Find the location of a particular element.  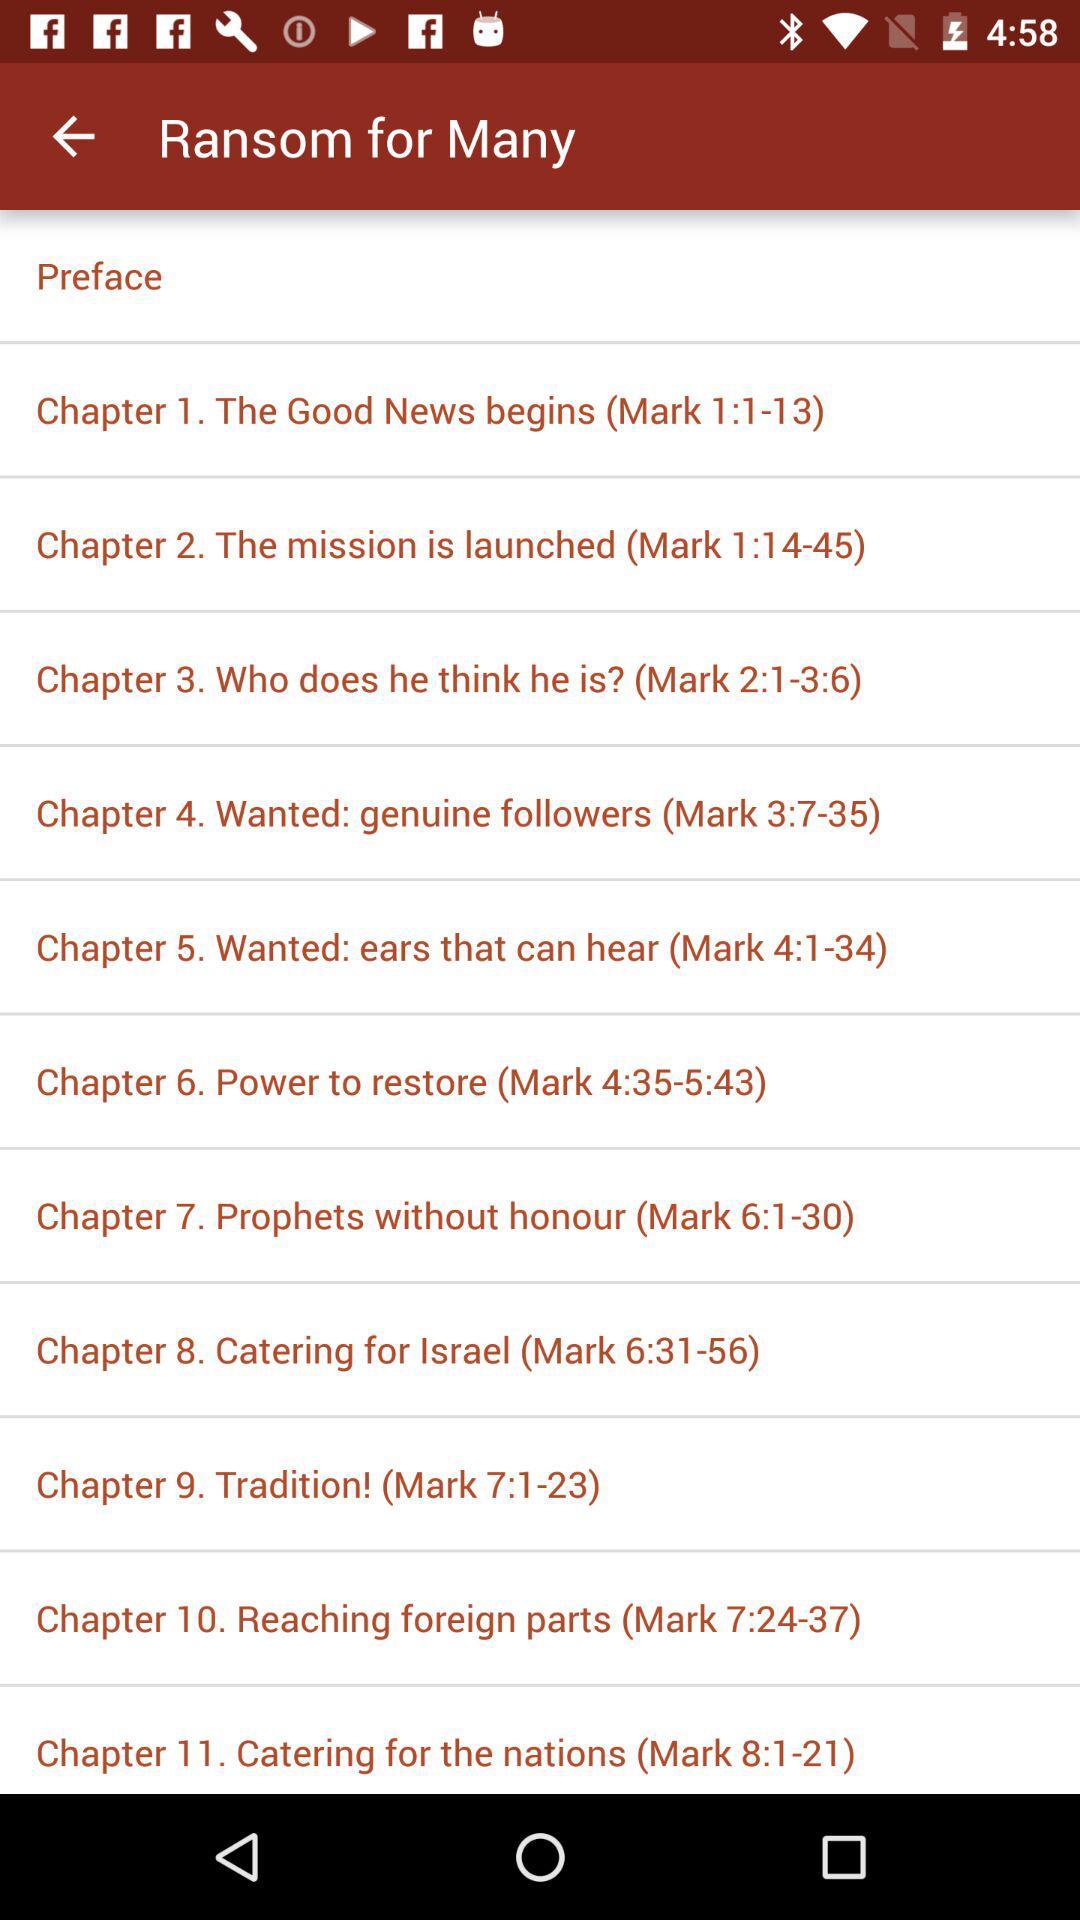

item to the left of ransom for many app is located at coordinates (72, 135).